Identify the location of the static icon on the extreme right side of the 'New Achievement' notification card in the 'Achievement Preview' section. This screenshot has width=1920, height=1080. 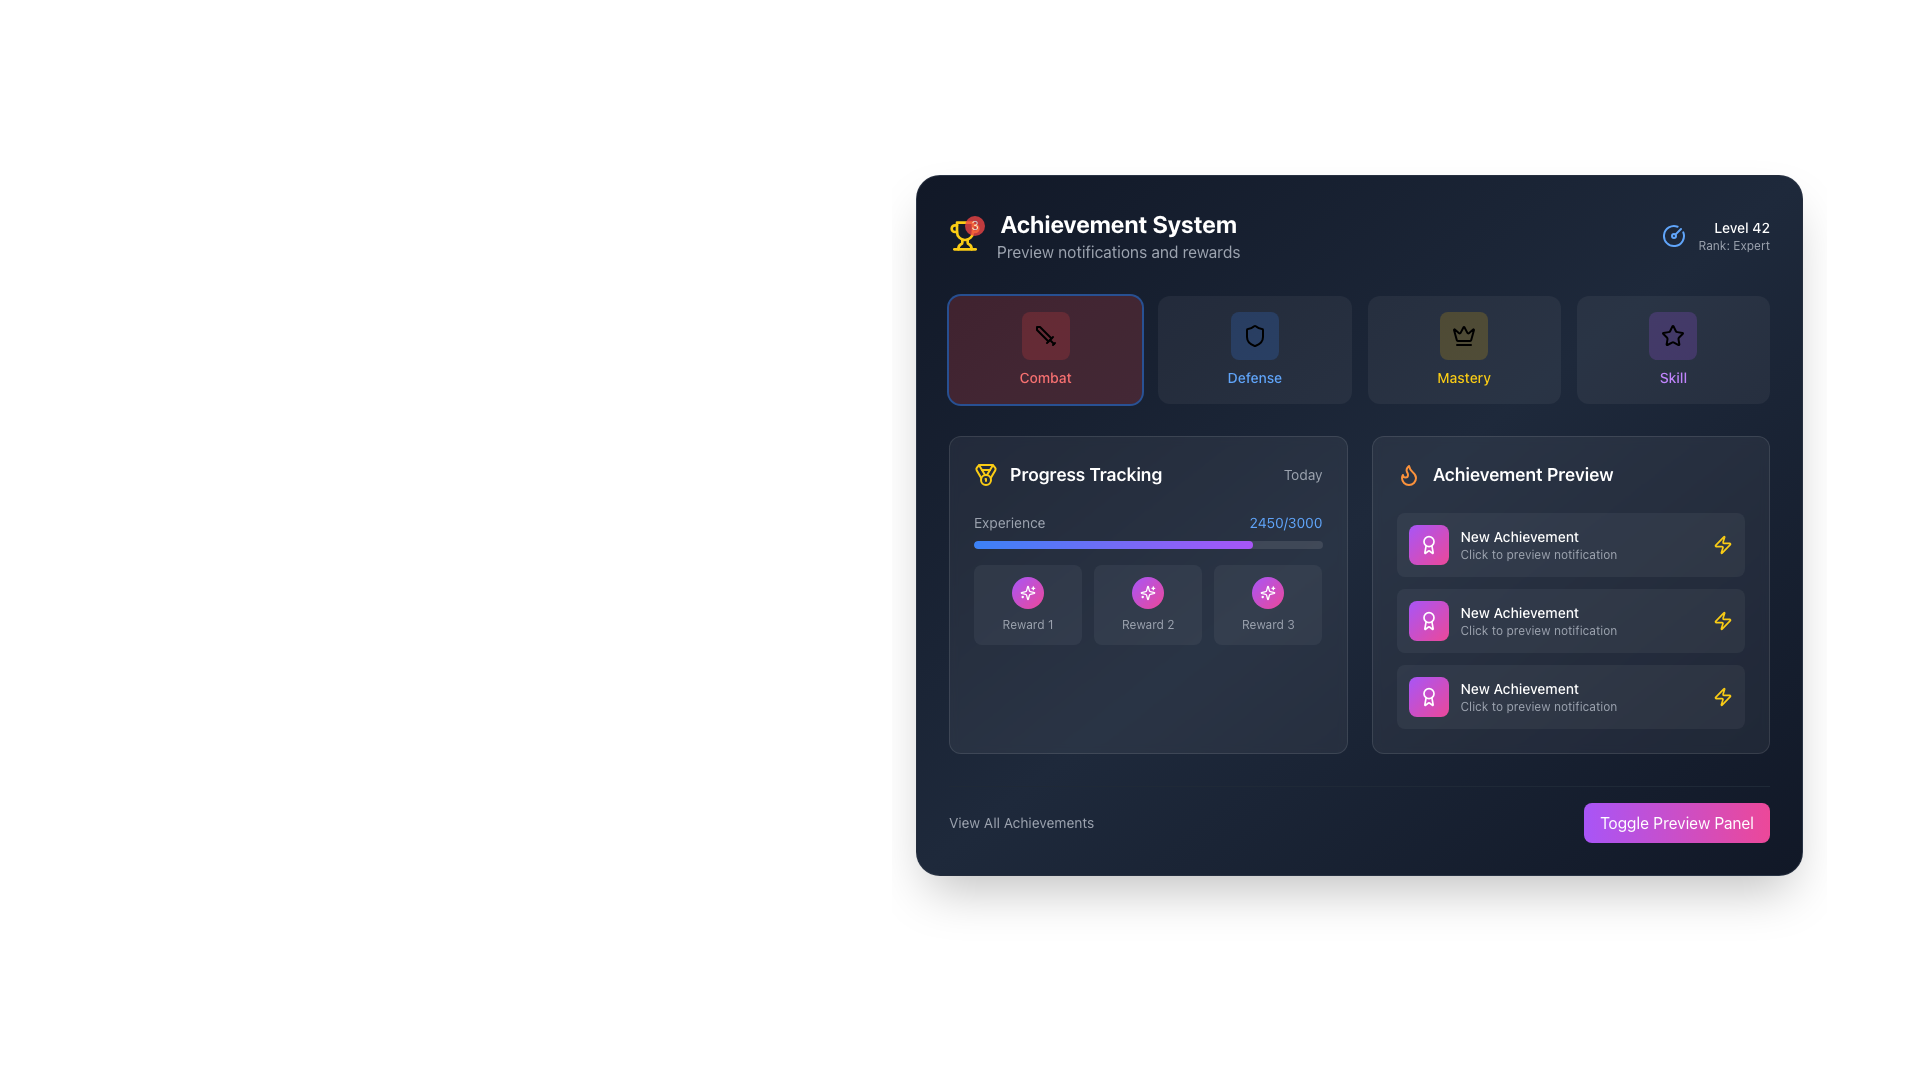
(1722, 620).